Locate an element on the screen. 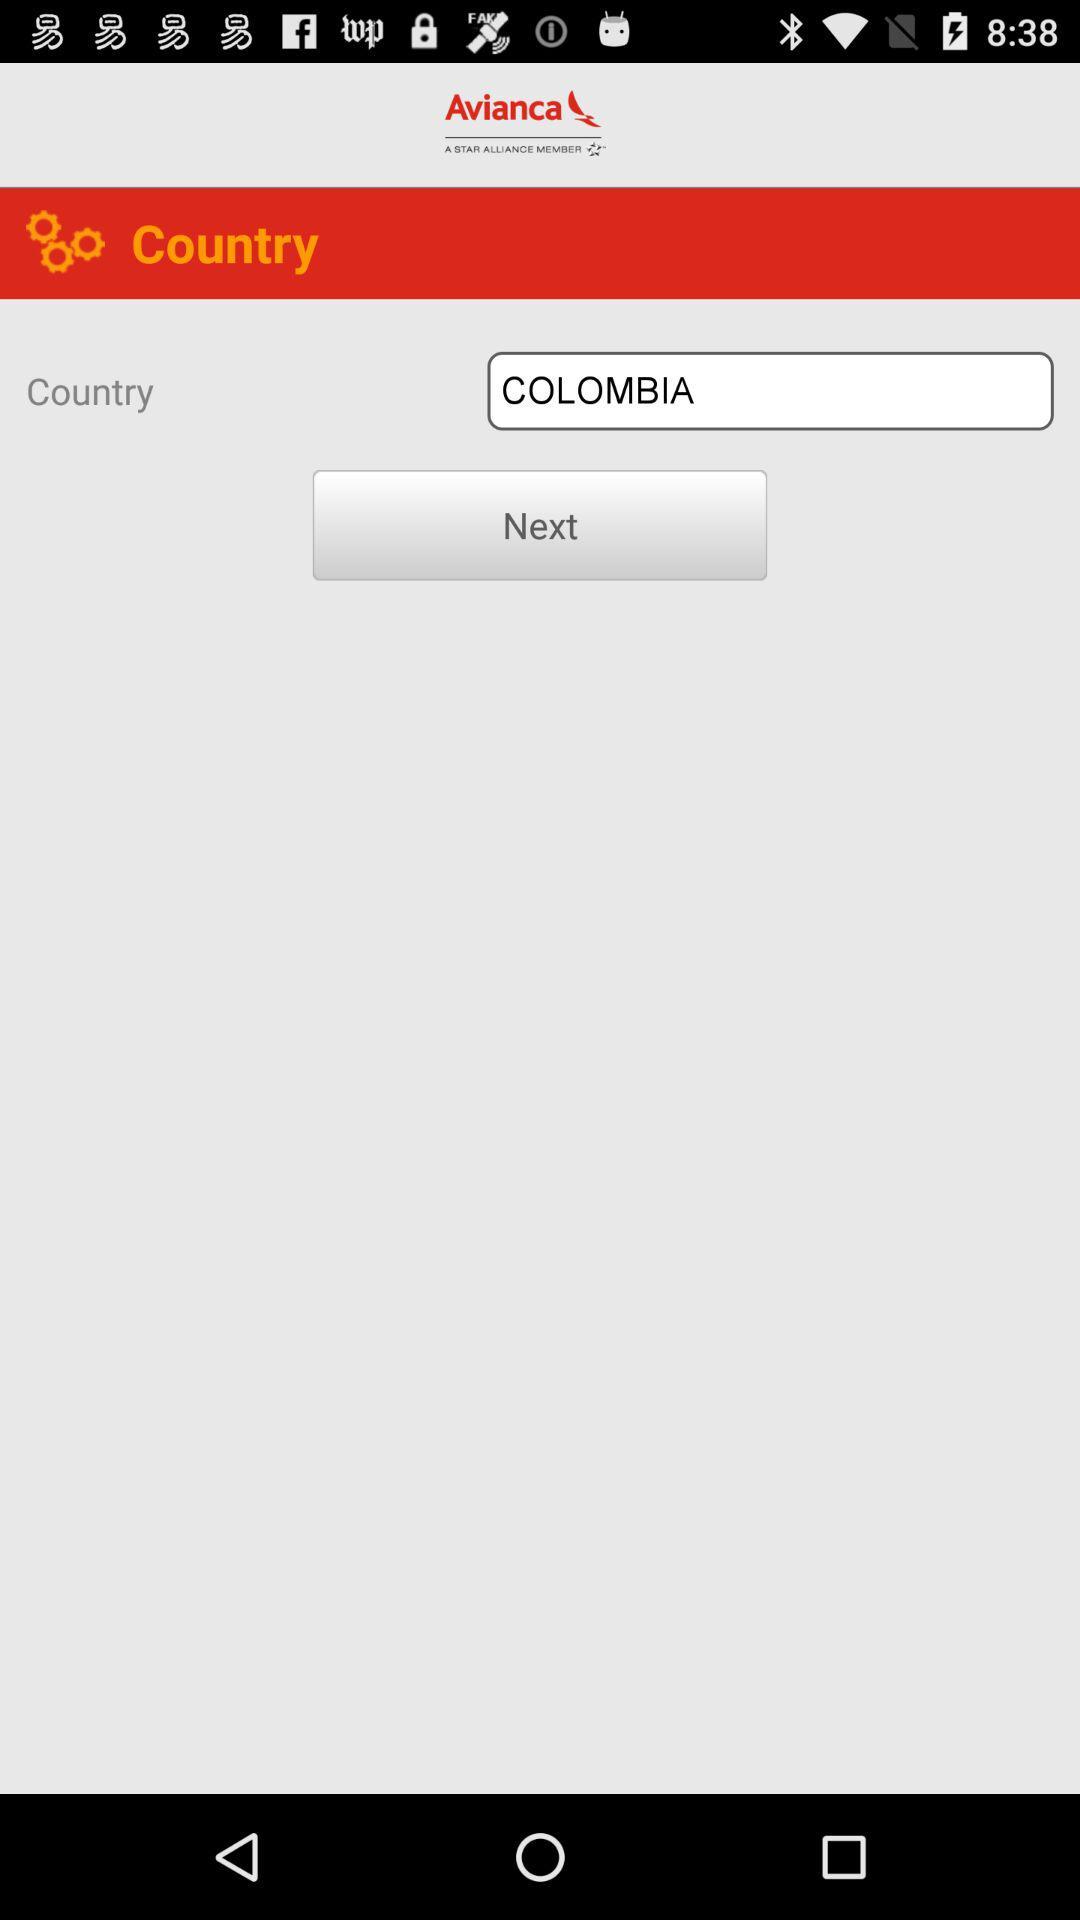 This screenshot has width=1080, height=1920. next is located at coordinates (540, 525).